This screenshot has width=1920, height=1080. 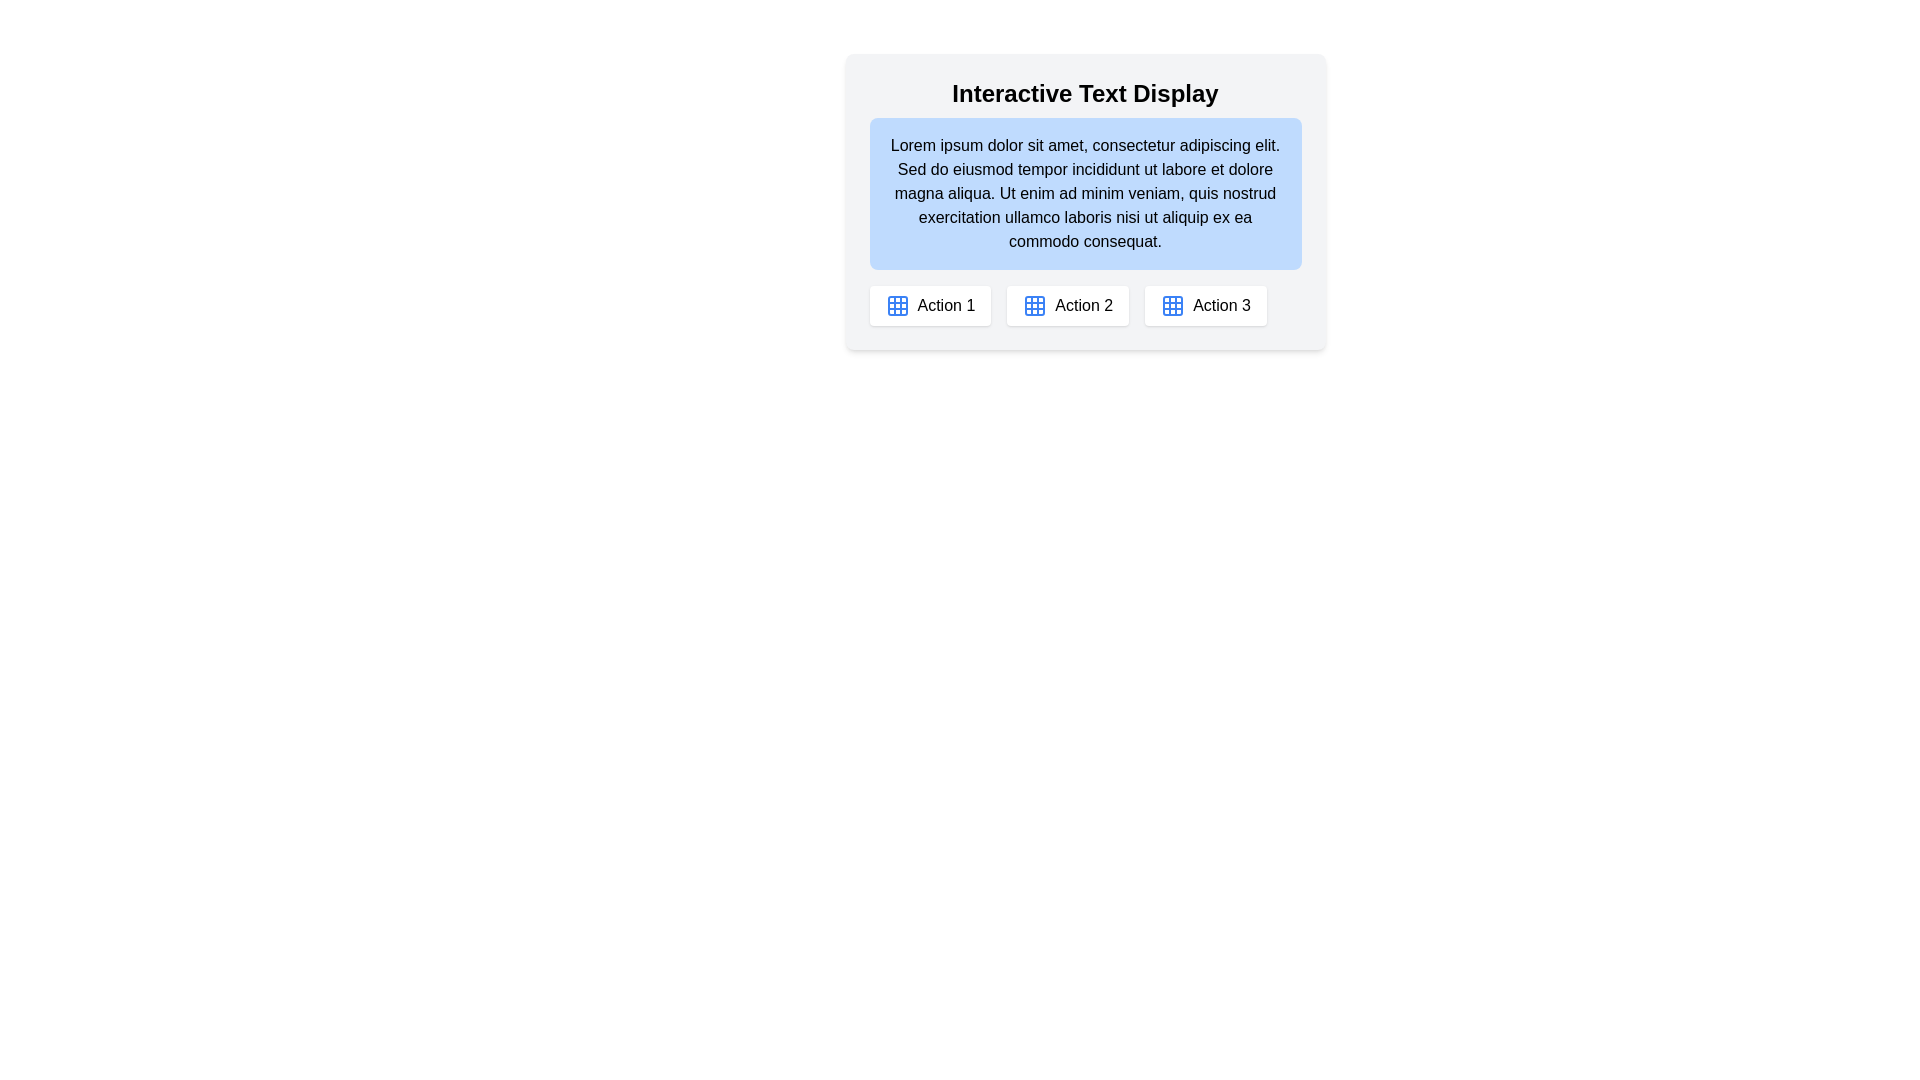 I want to click on the descriptive heading element that serves as a title for its content, located above a blue-text-filled box and action buttons, so click(x=1084, y=93).